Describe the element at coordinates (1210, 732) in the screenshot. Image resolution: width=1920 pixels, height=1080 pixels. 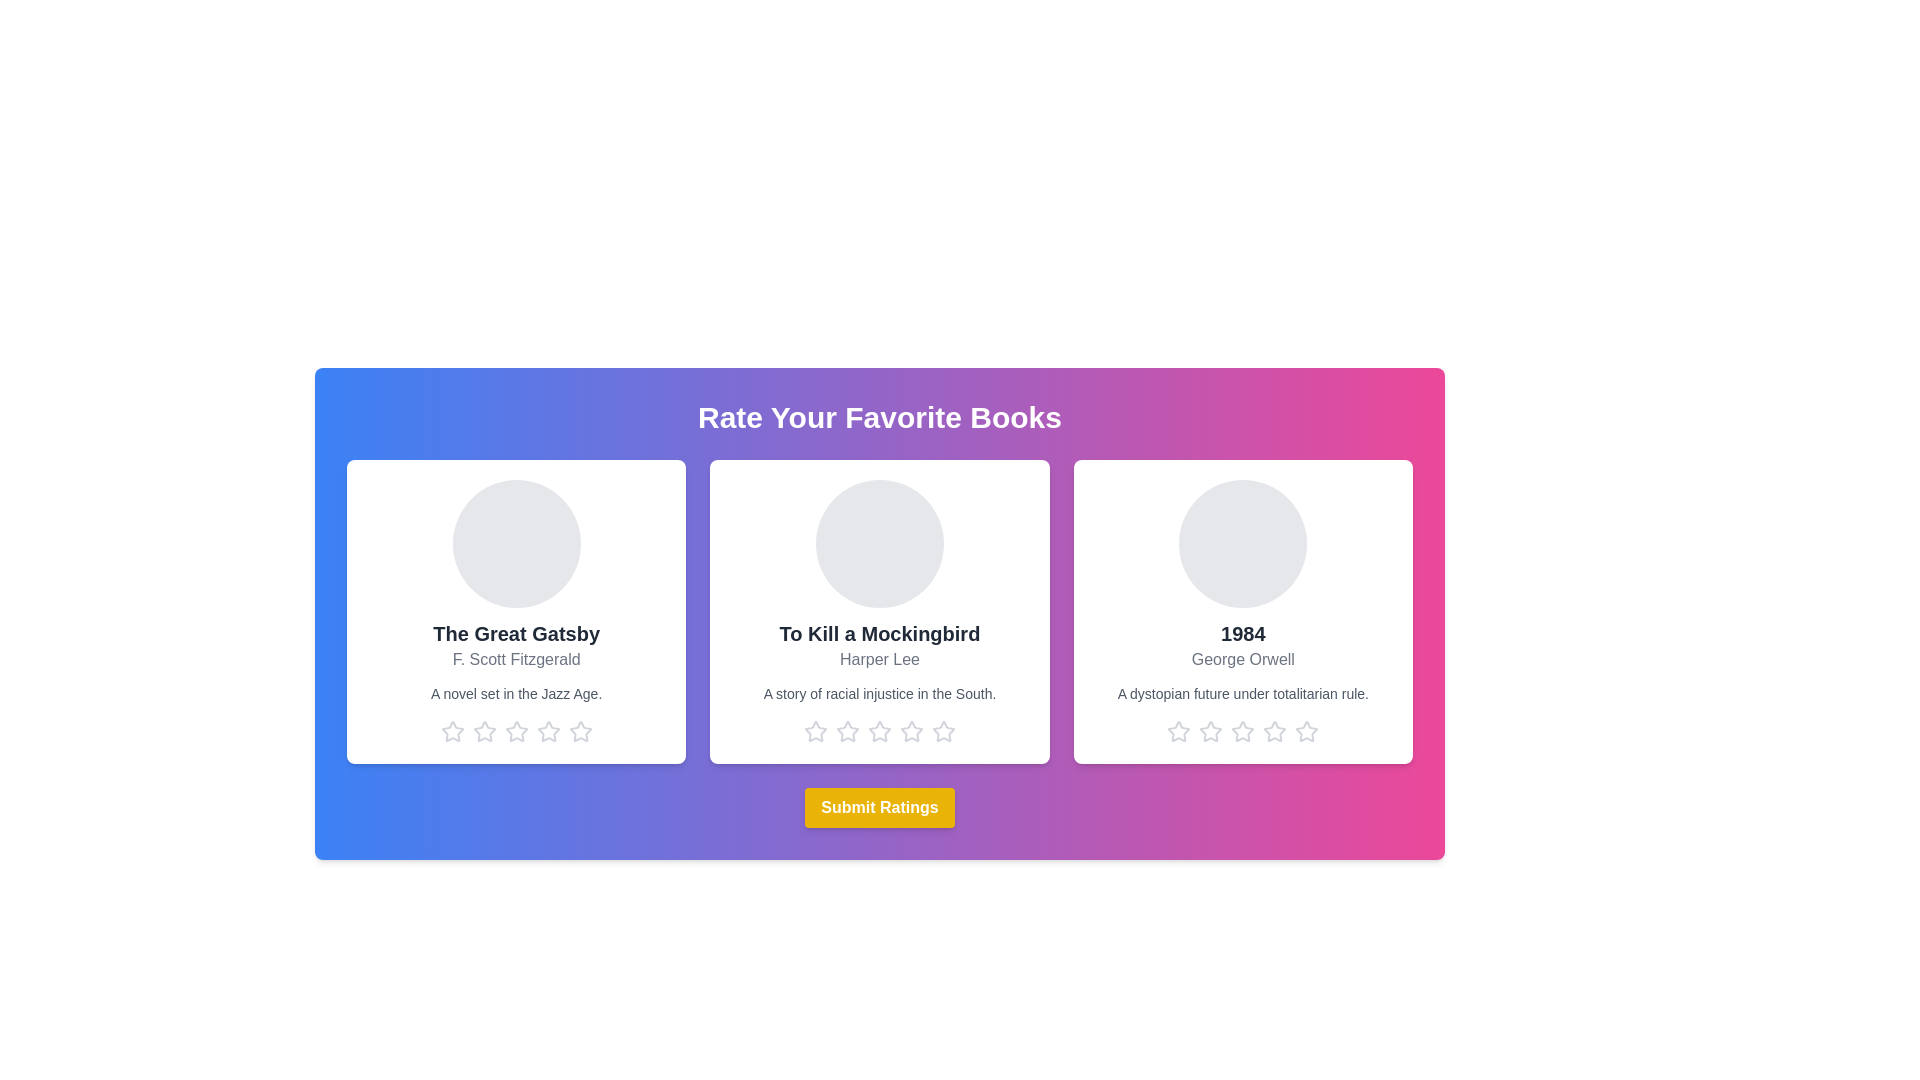
I see `the star corresponding to 2 stars for the book titled 1984` at that location.